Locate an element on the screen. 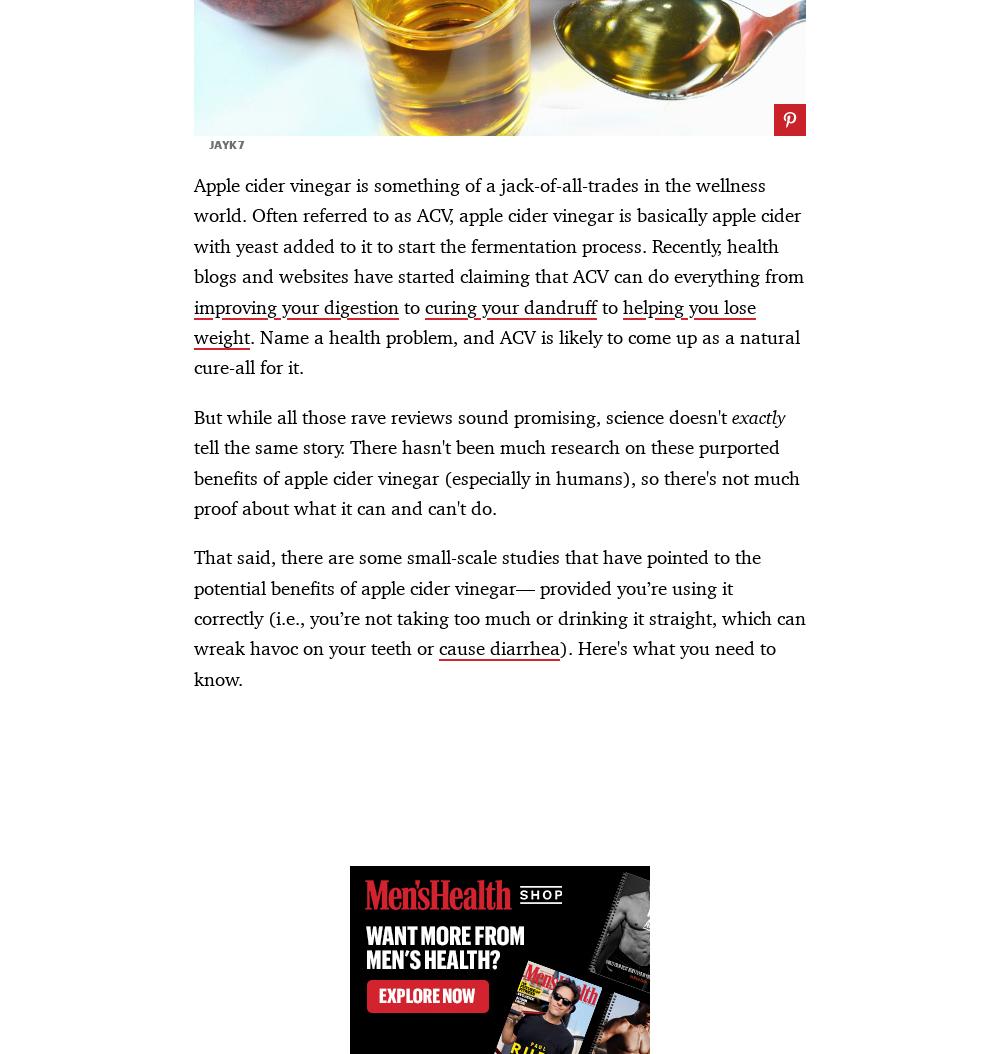 The image size is (1000, 1054). 'Advertisement - Continue Reading Below' is located at coordinates (394, 789).